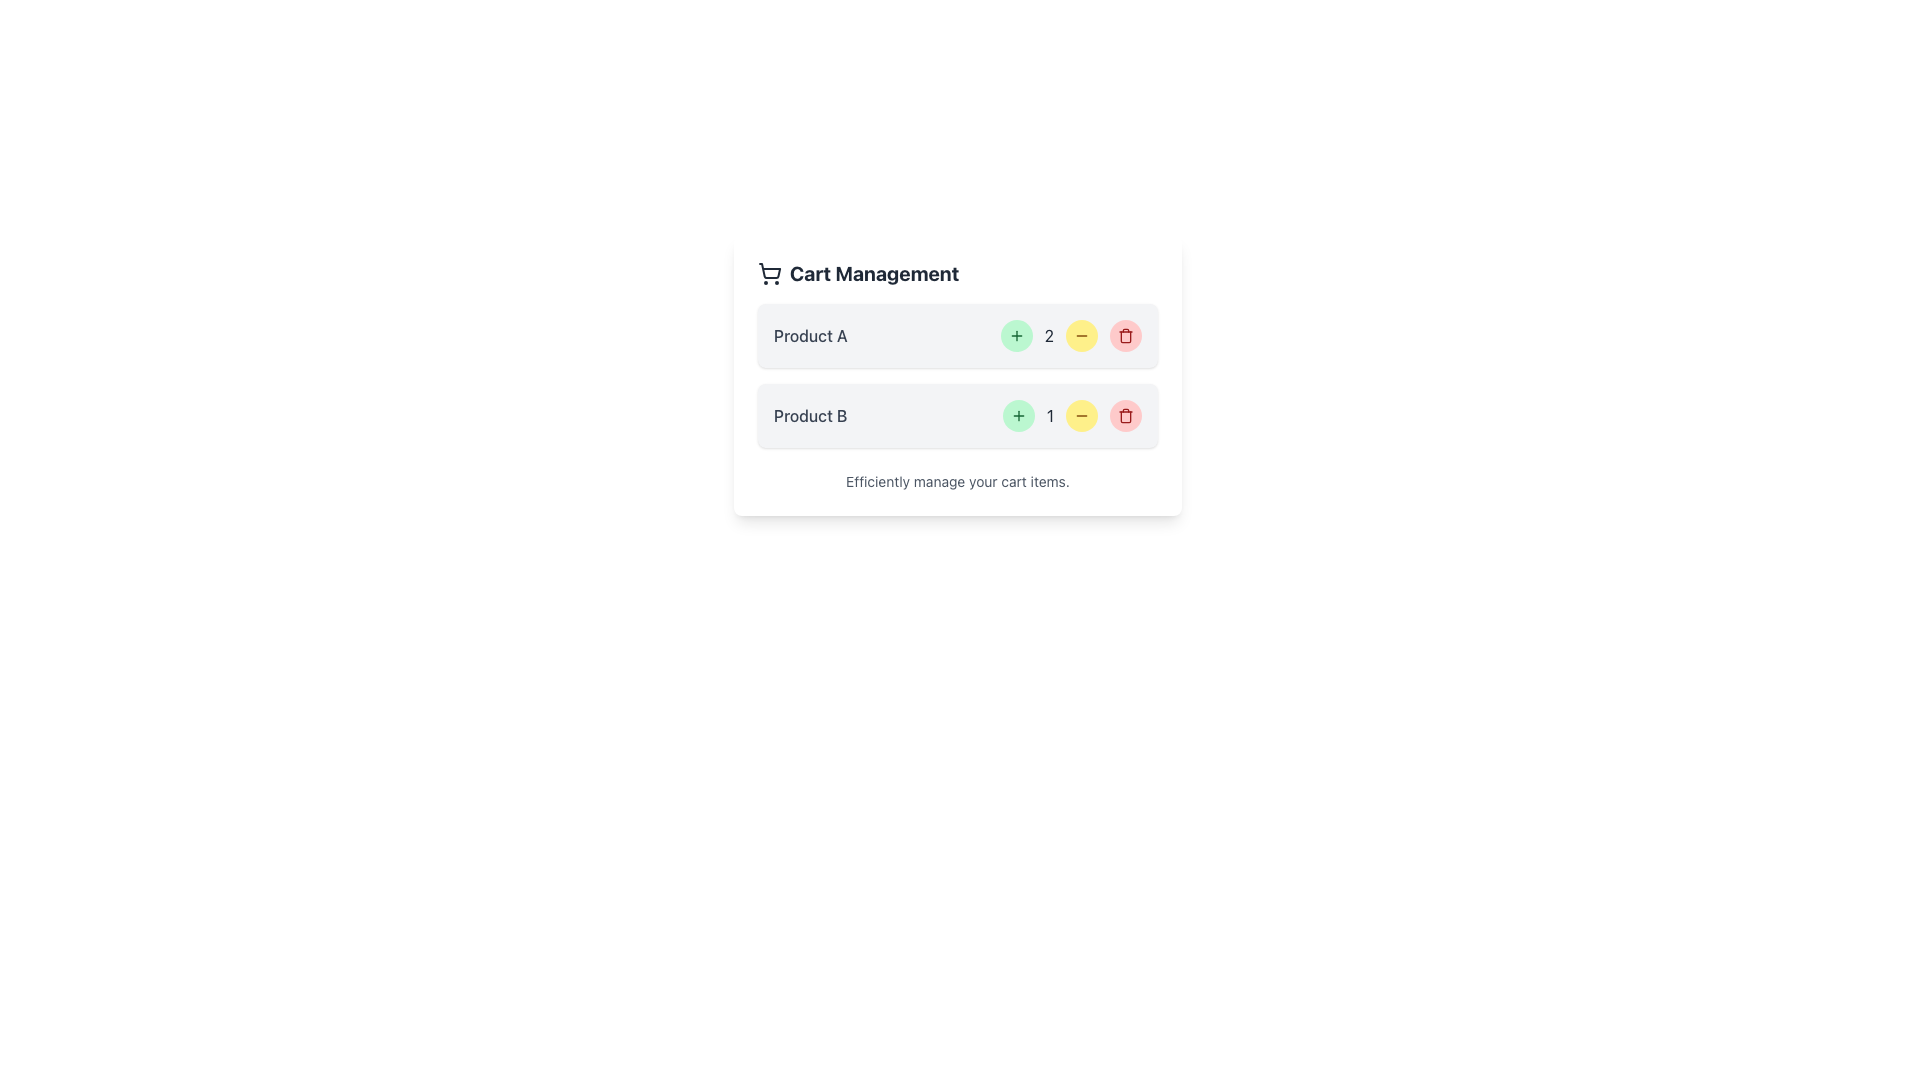 The height and width of the screenshot is (1080, 1920). I want to click on the Text Label element labeled 'Product B', which is styled in gray and is positioned directly below 'Product A' in a vertical list layout, so click(810, 415).